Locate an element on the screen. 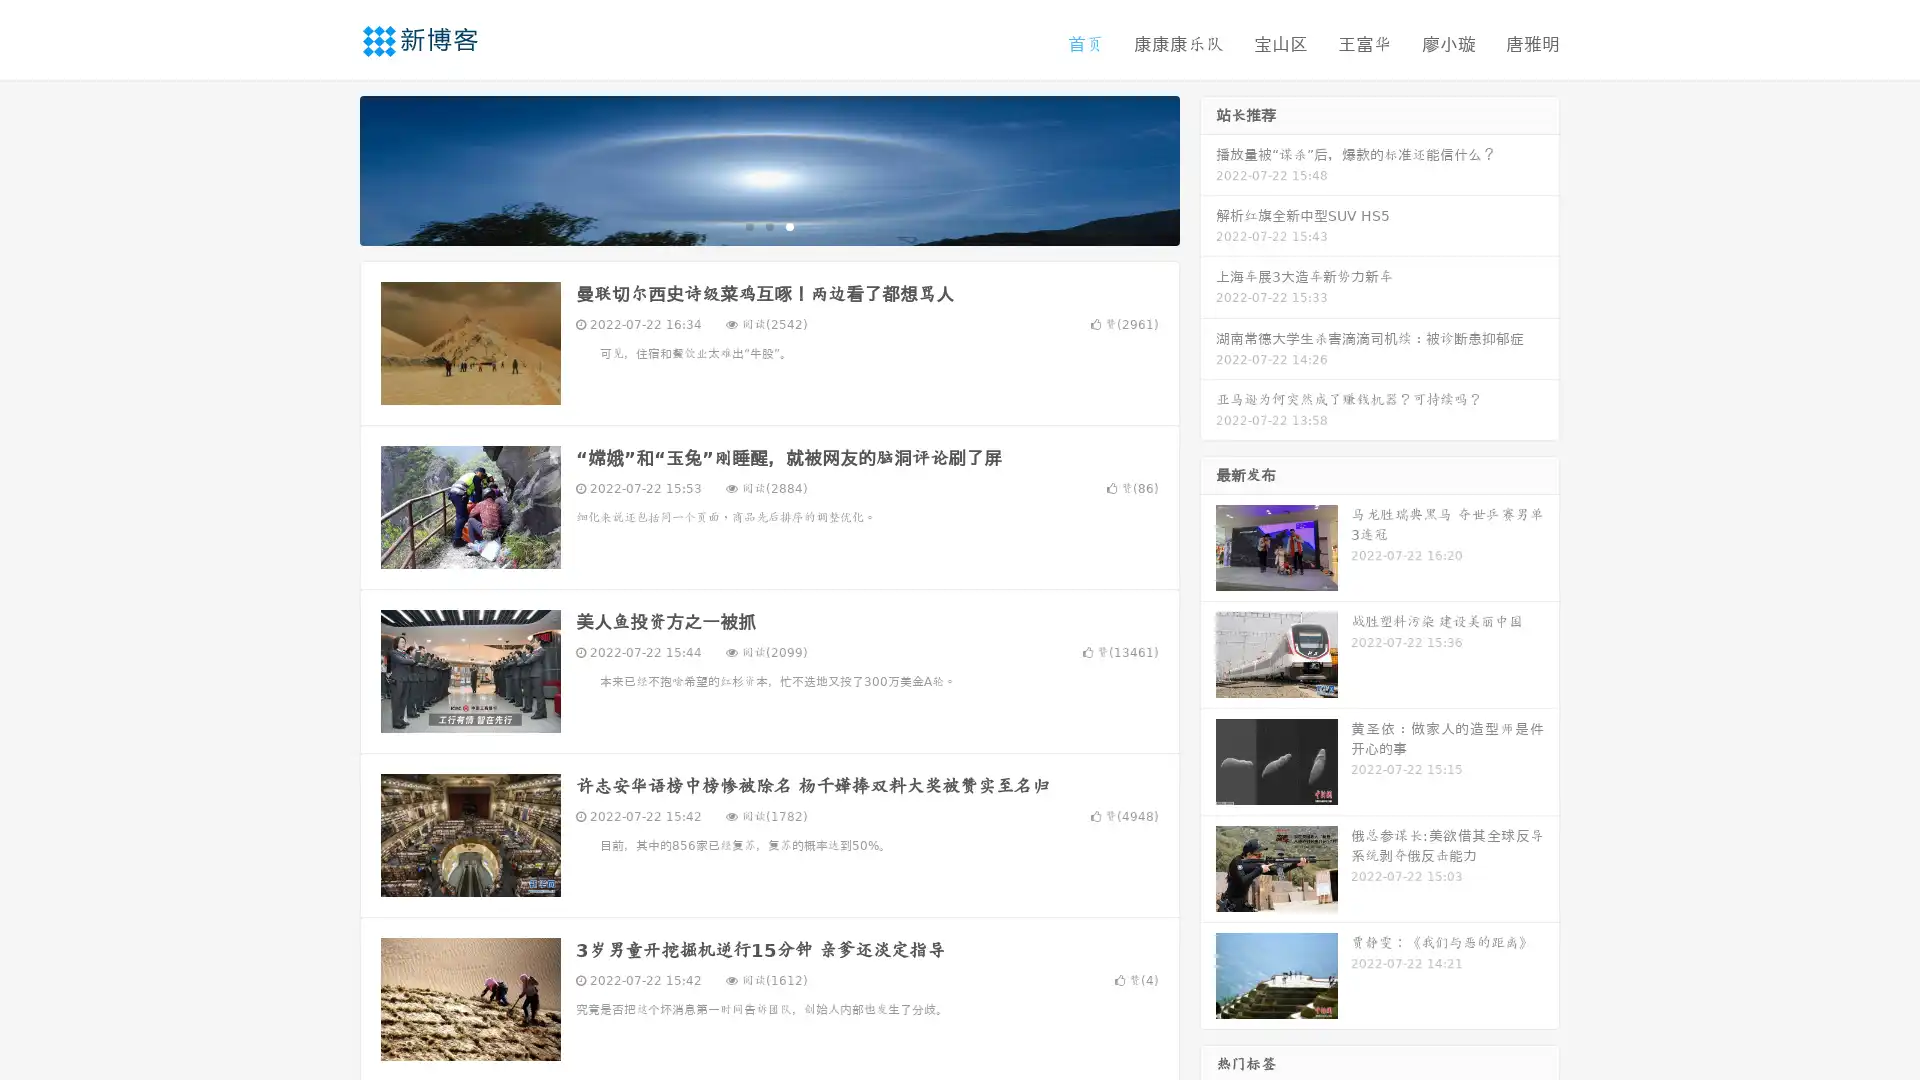  Go to slide 3 is located at coordinates (789, 225).